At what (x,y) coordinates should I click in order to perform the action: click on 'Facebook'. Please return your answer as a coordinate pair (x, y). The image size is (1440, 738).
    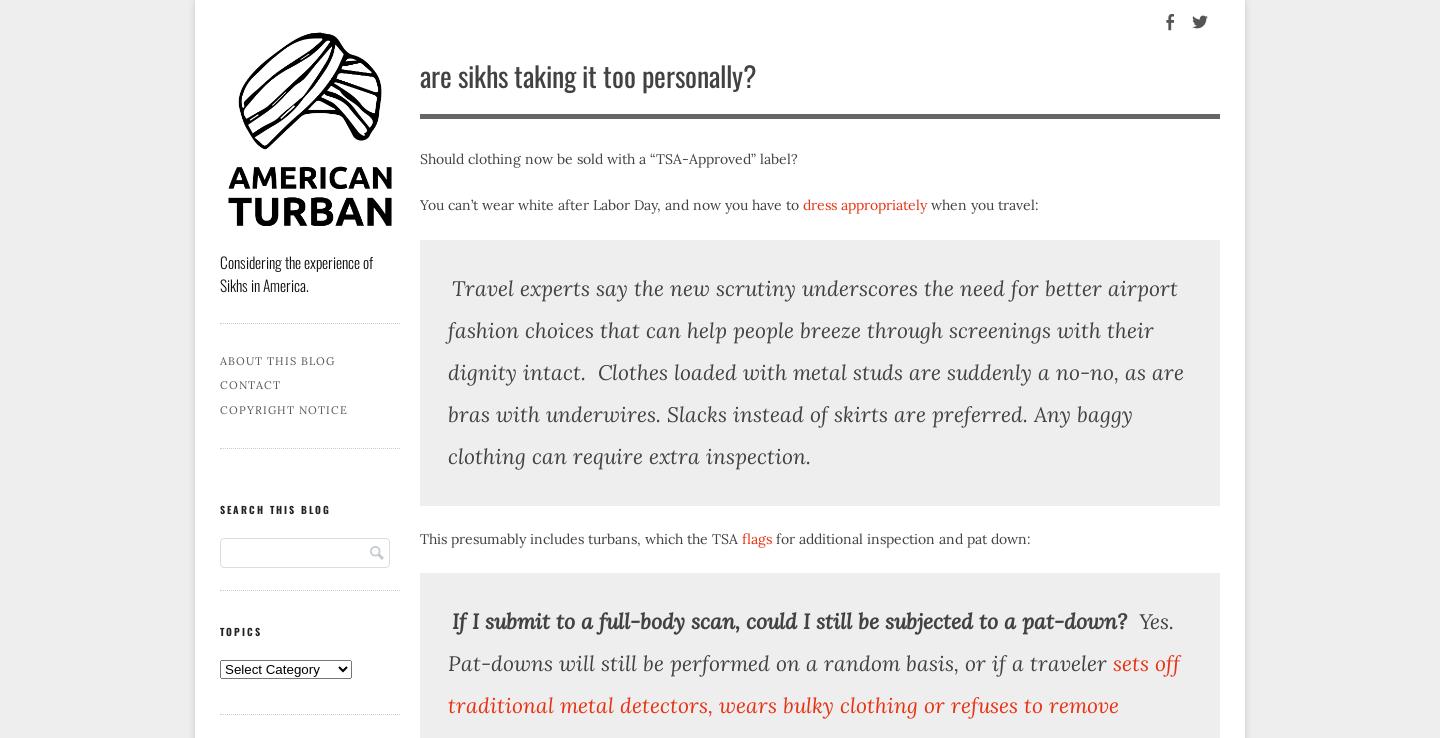
    Looking at the image, I should click on (1167, 102).